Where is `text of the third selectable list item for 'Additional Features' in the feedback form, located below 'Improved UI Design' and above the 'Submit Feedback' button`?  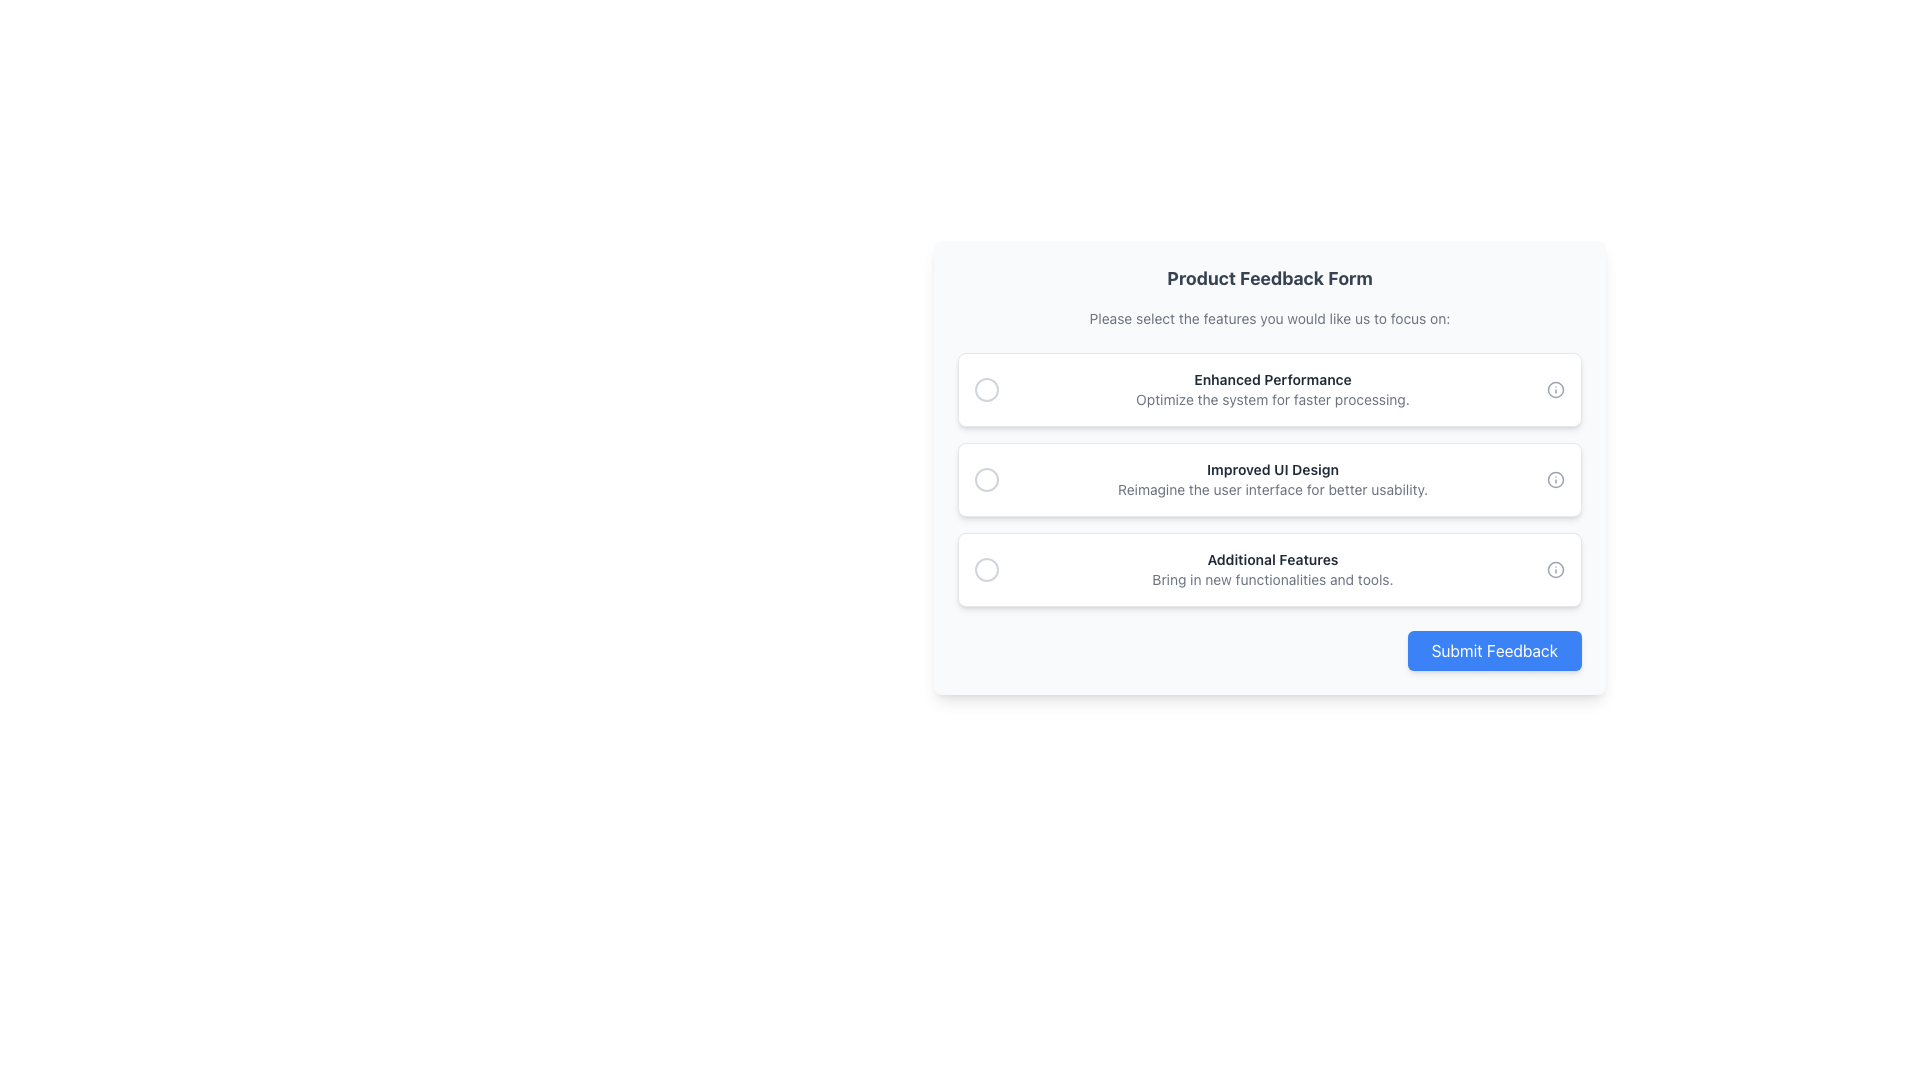
text of the third selectable list item for 'Additional Features' in the feedback form, located below 'Improved UI Design' and above the 'Submit Feedback' button is located at coordinates (1269, 570).